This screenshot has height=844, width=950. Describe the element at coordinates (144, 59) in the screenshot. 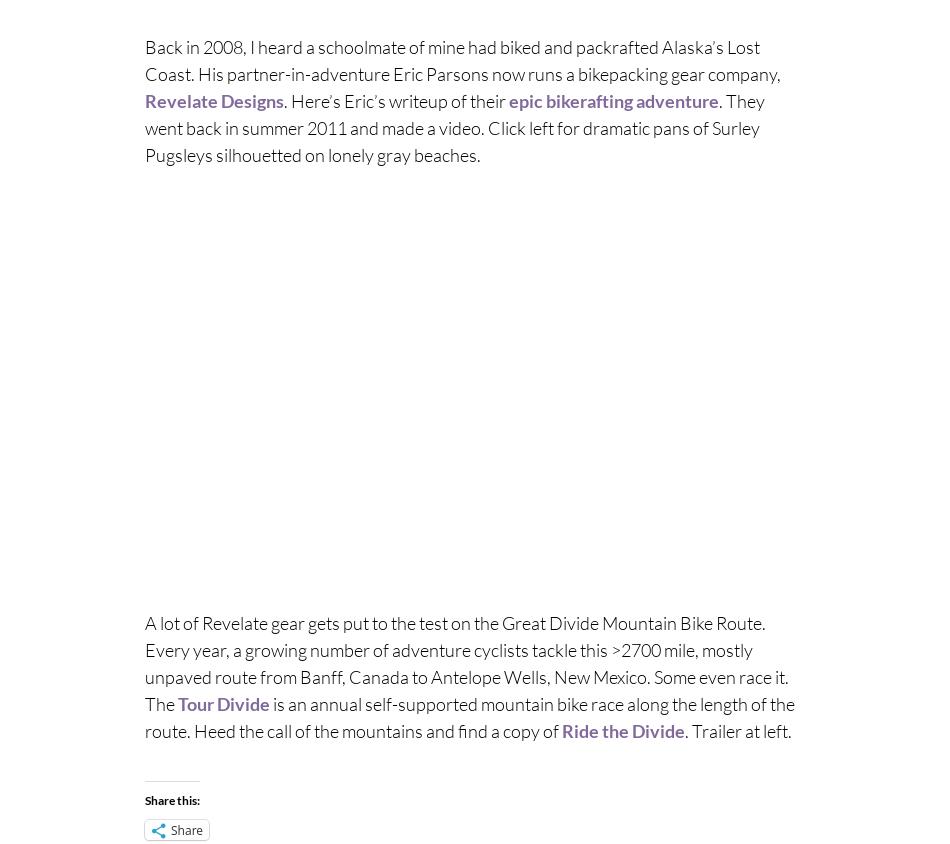

I see `'Back in 2008, I heard a schoolmate of mine had biked and packrafted Alaska’s Lost Coast. His partner-in-adventure Eric Parsons now runs a bikepacking gear company,'` at that location.